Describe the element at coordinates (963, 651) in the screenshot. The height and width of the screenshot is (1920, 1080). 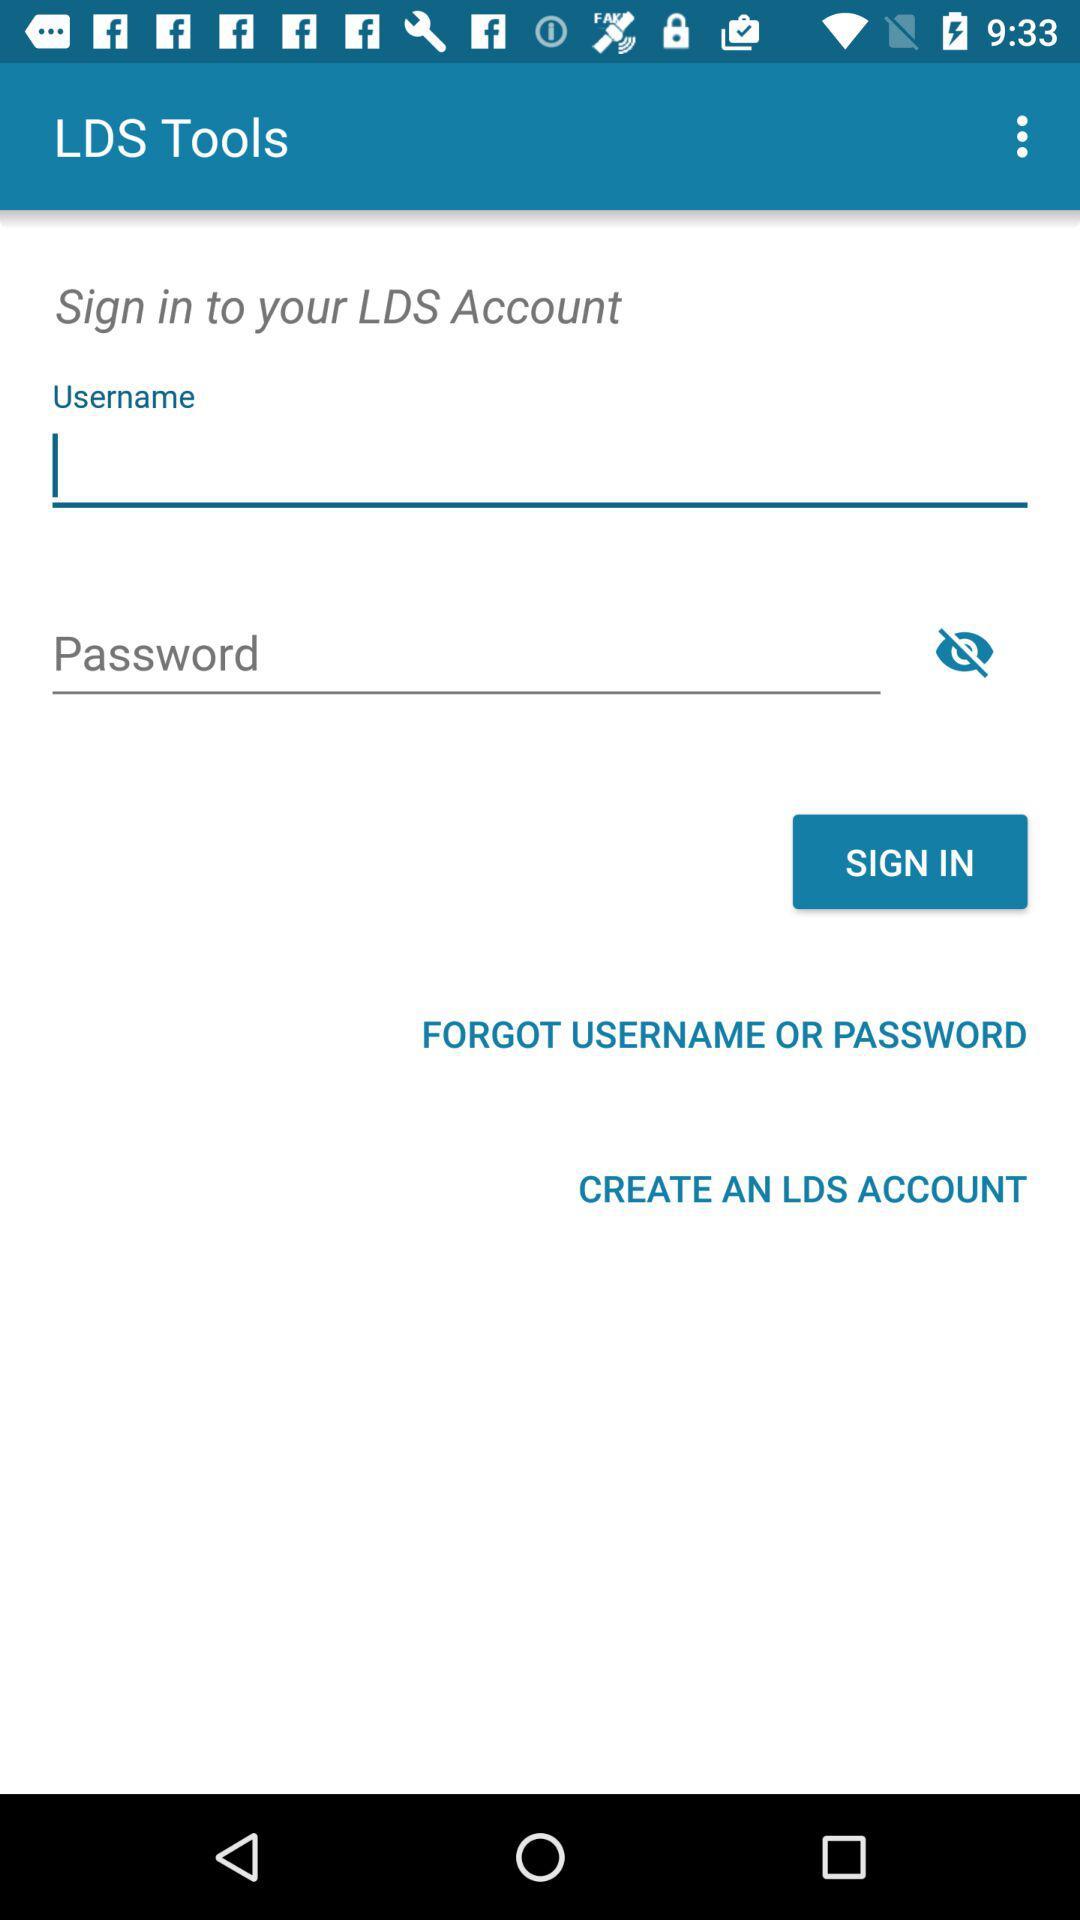
I see `the visibility icon` at that location.